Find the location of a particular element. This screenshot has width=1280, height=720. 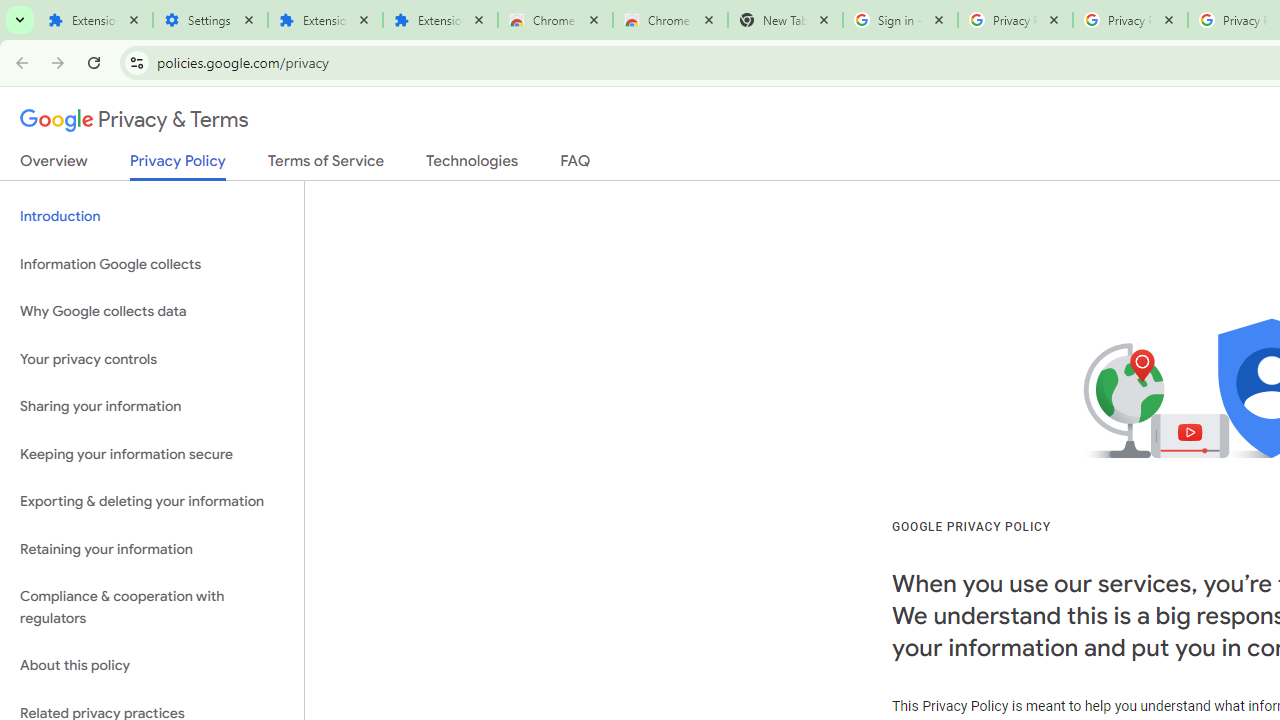

'Compliance & cooperation with regulators' is located at coordinates (151, 607).